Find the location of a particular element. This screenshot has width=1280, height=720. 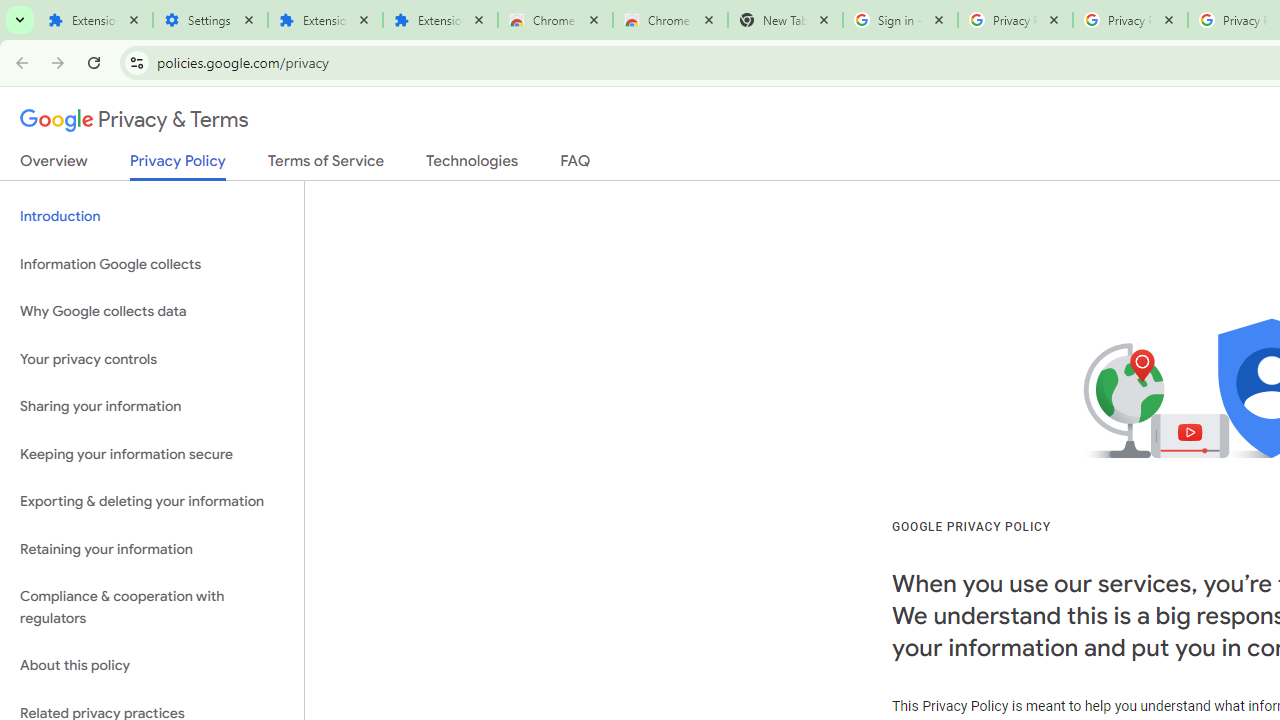

'Compliance & cooperation with regulators' is located at coordinates (151, 607).